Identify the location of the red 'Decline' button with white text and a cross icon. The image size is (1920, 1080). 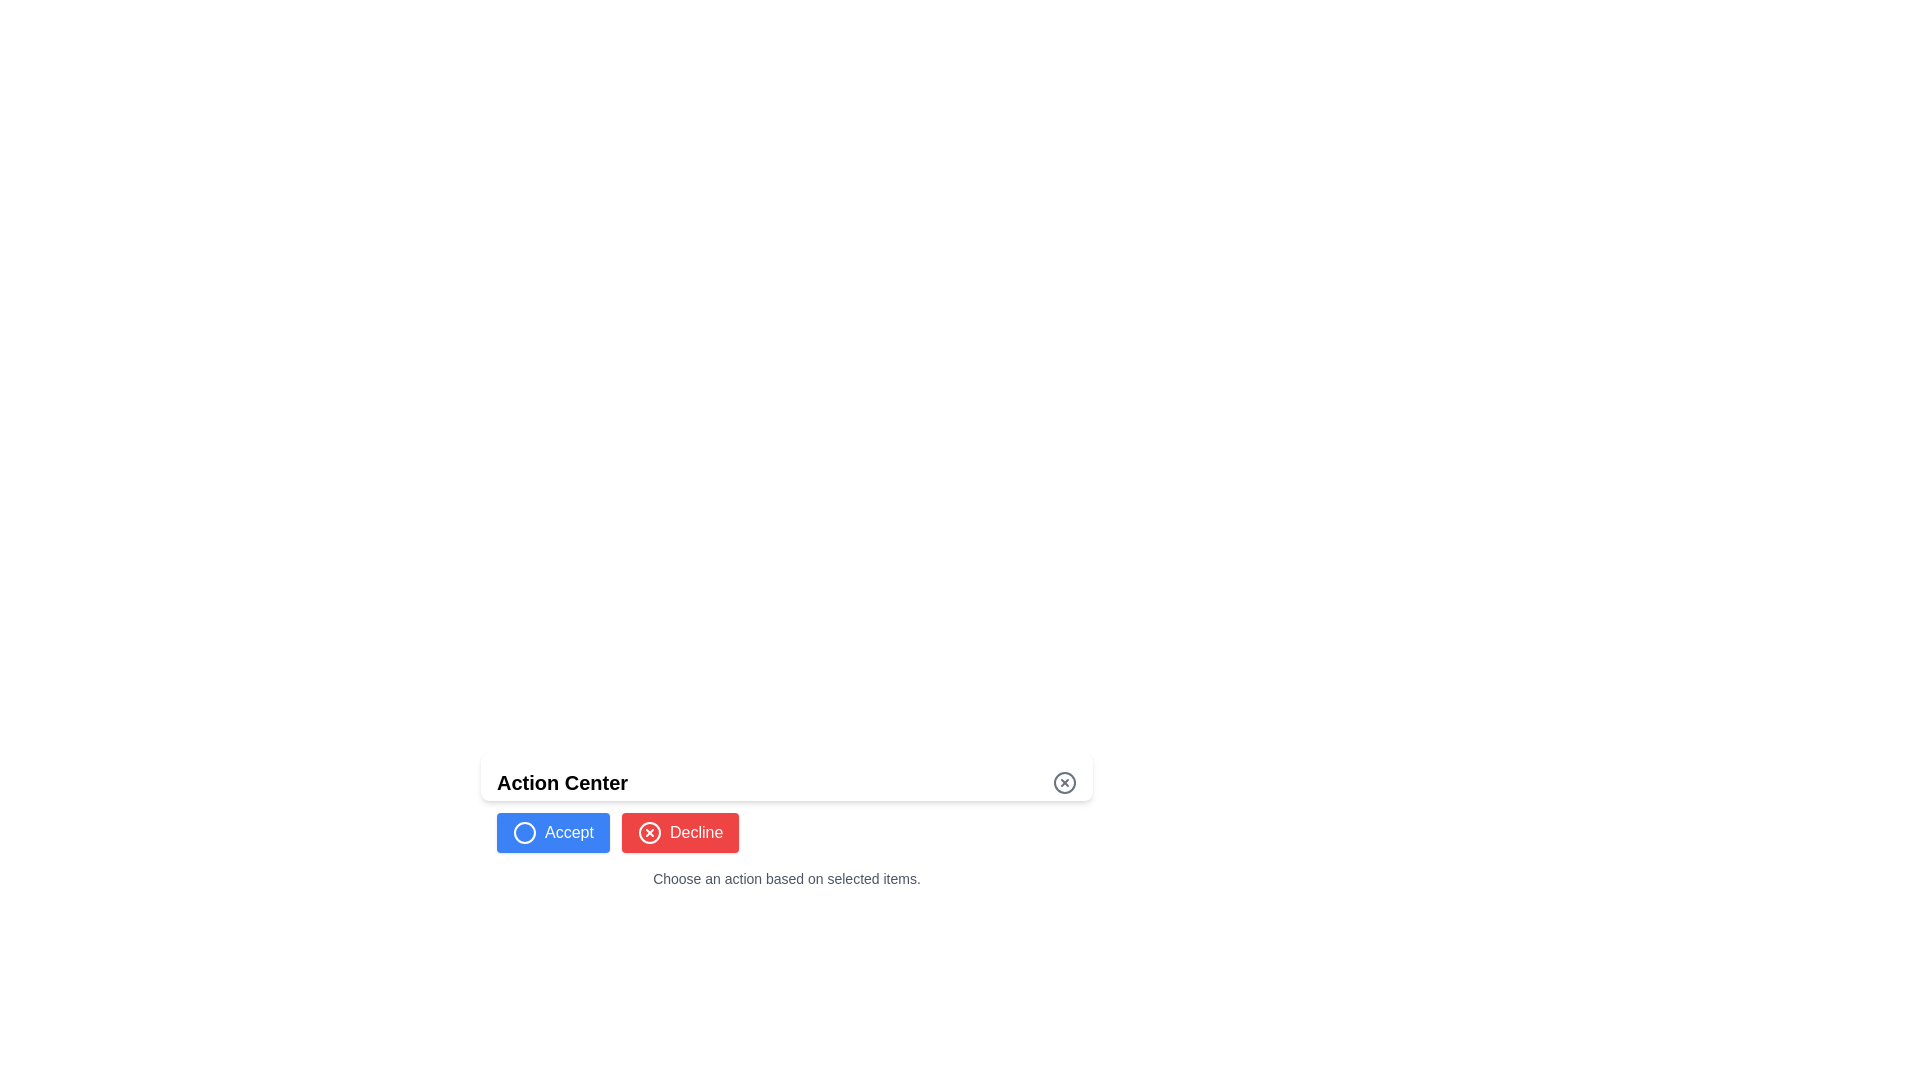
(680, 833).